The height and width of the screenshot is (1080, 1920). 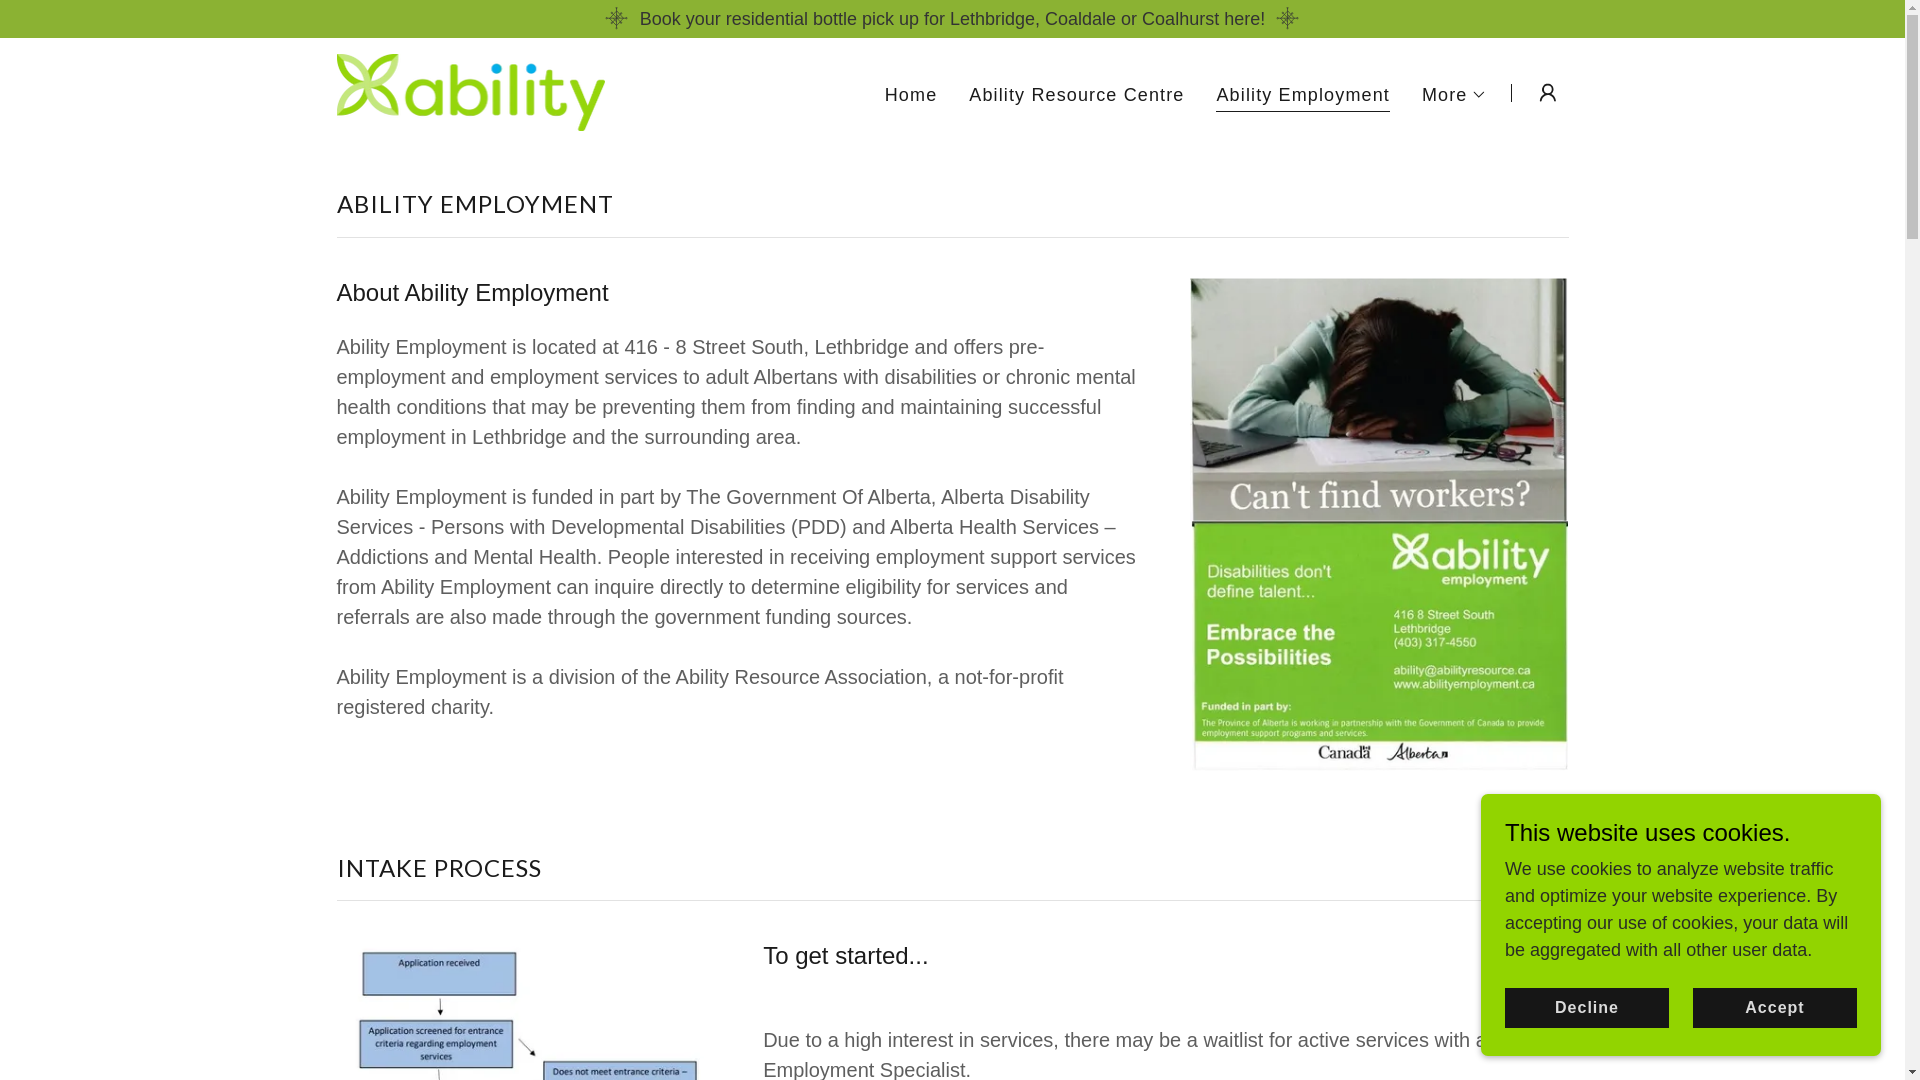 I want to click on 'Ability Employment', so click(x=1302, y=97).